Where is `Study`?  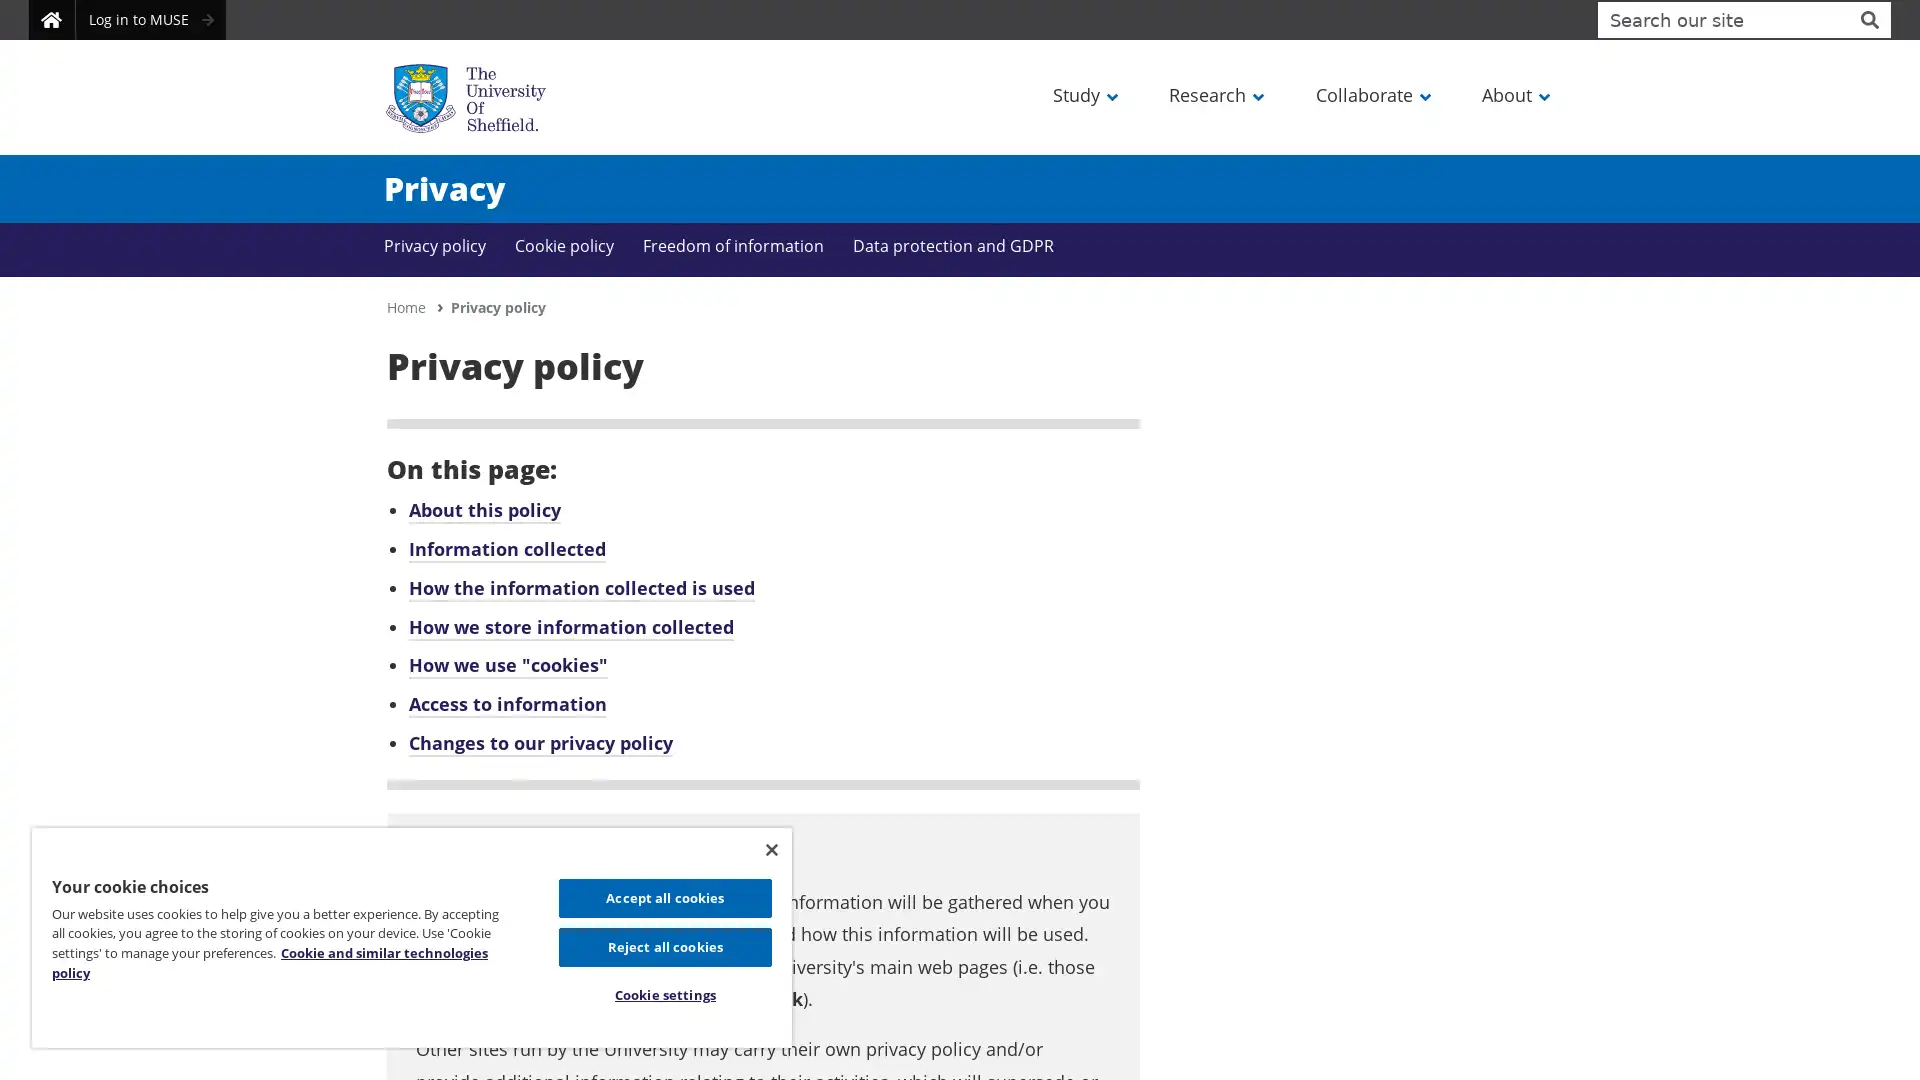
Study is located at coordinates (1083, 94).